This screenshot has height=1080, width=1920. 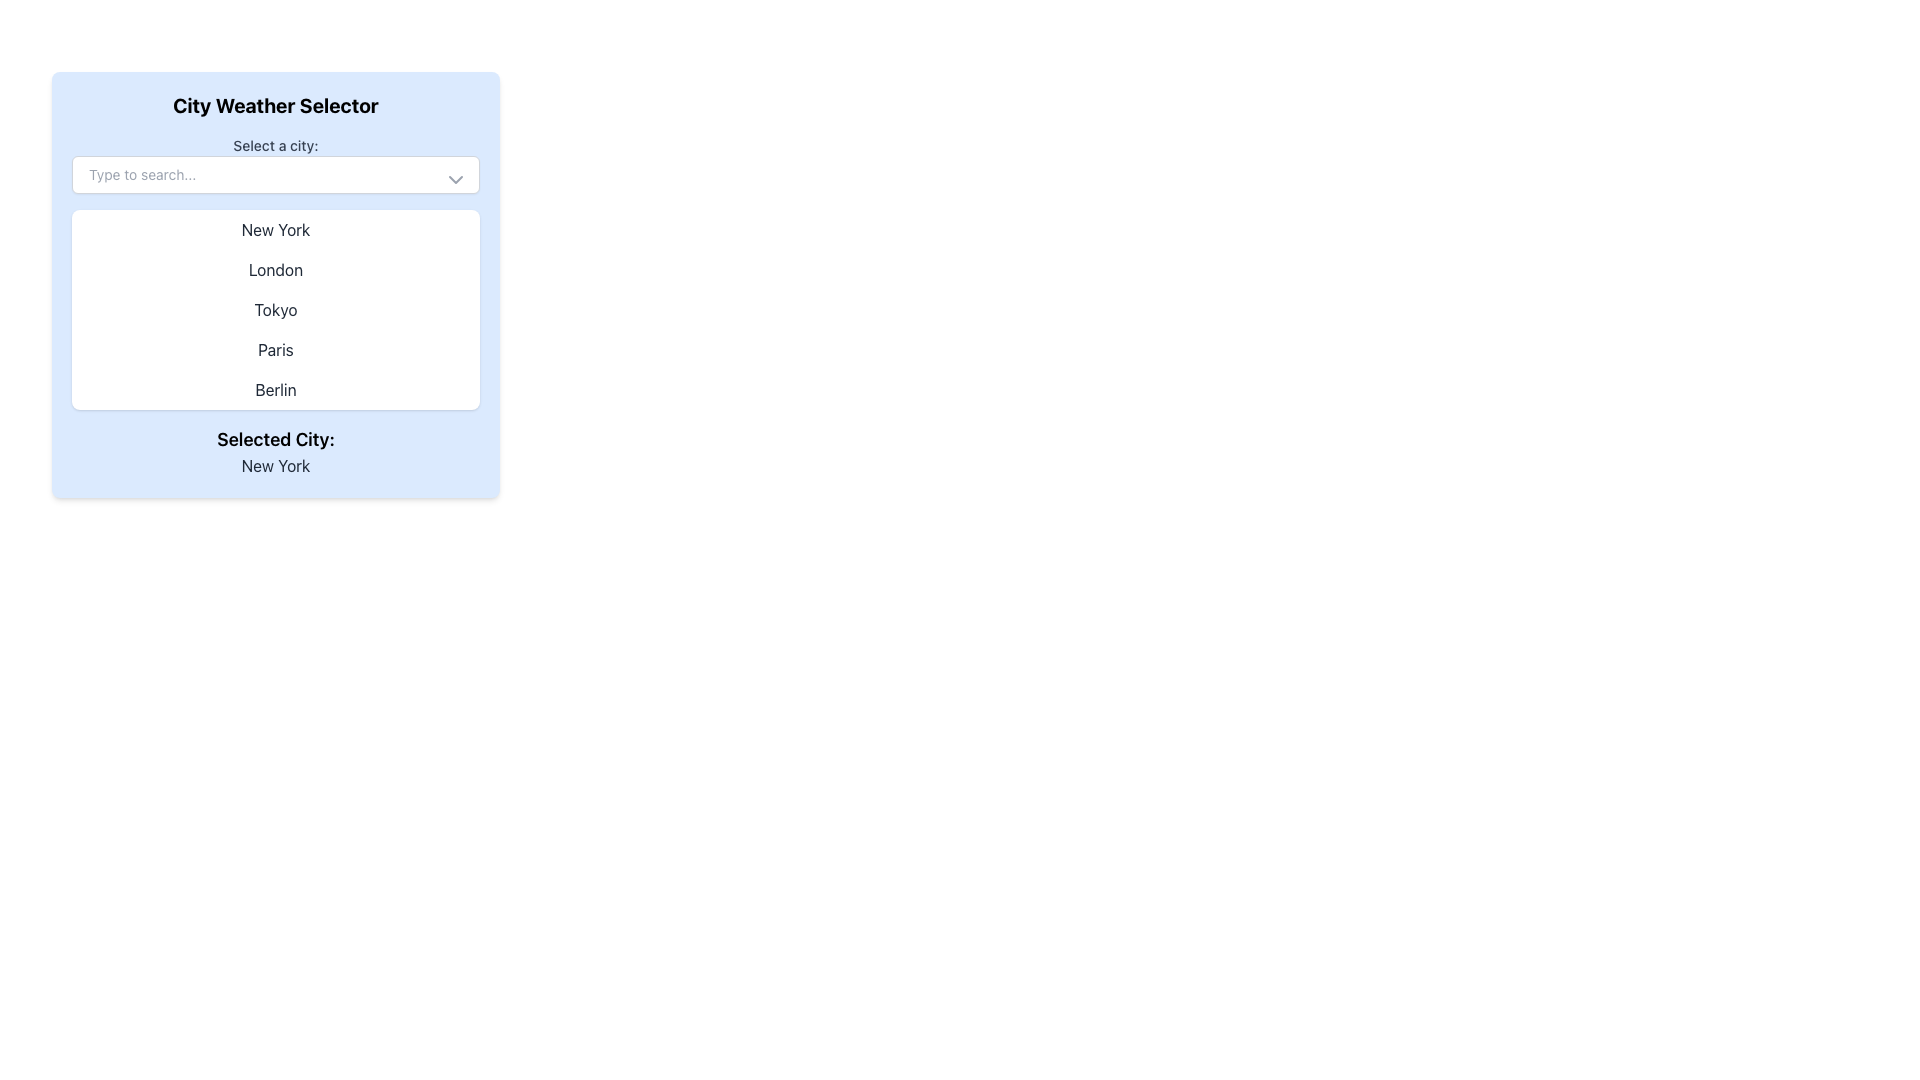 What do you see at coordinates (274, 229) in the screenshot?
I see `the text label 'New York' in the selectable list` at bounding box center [274, 229].